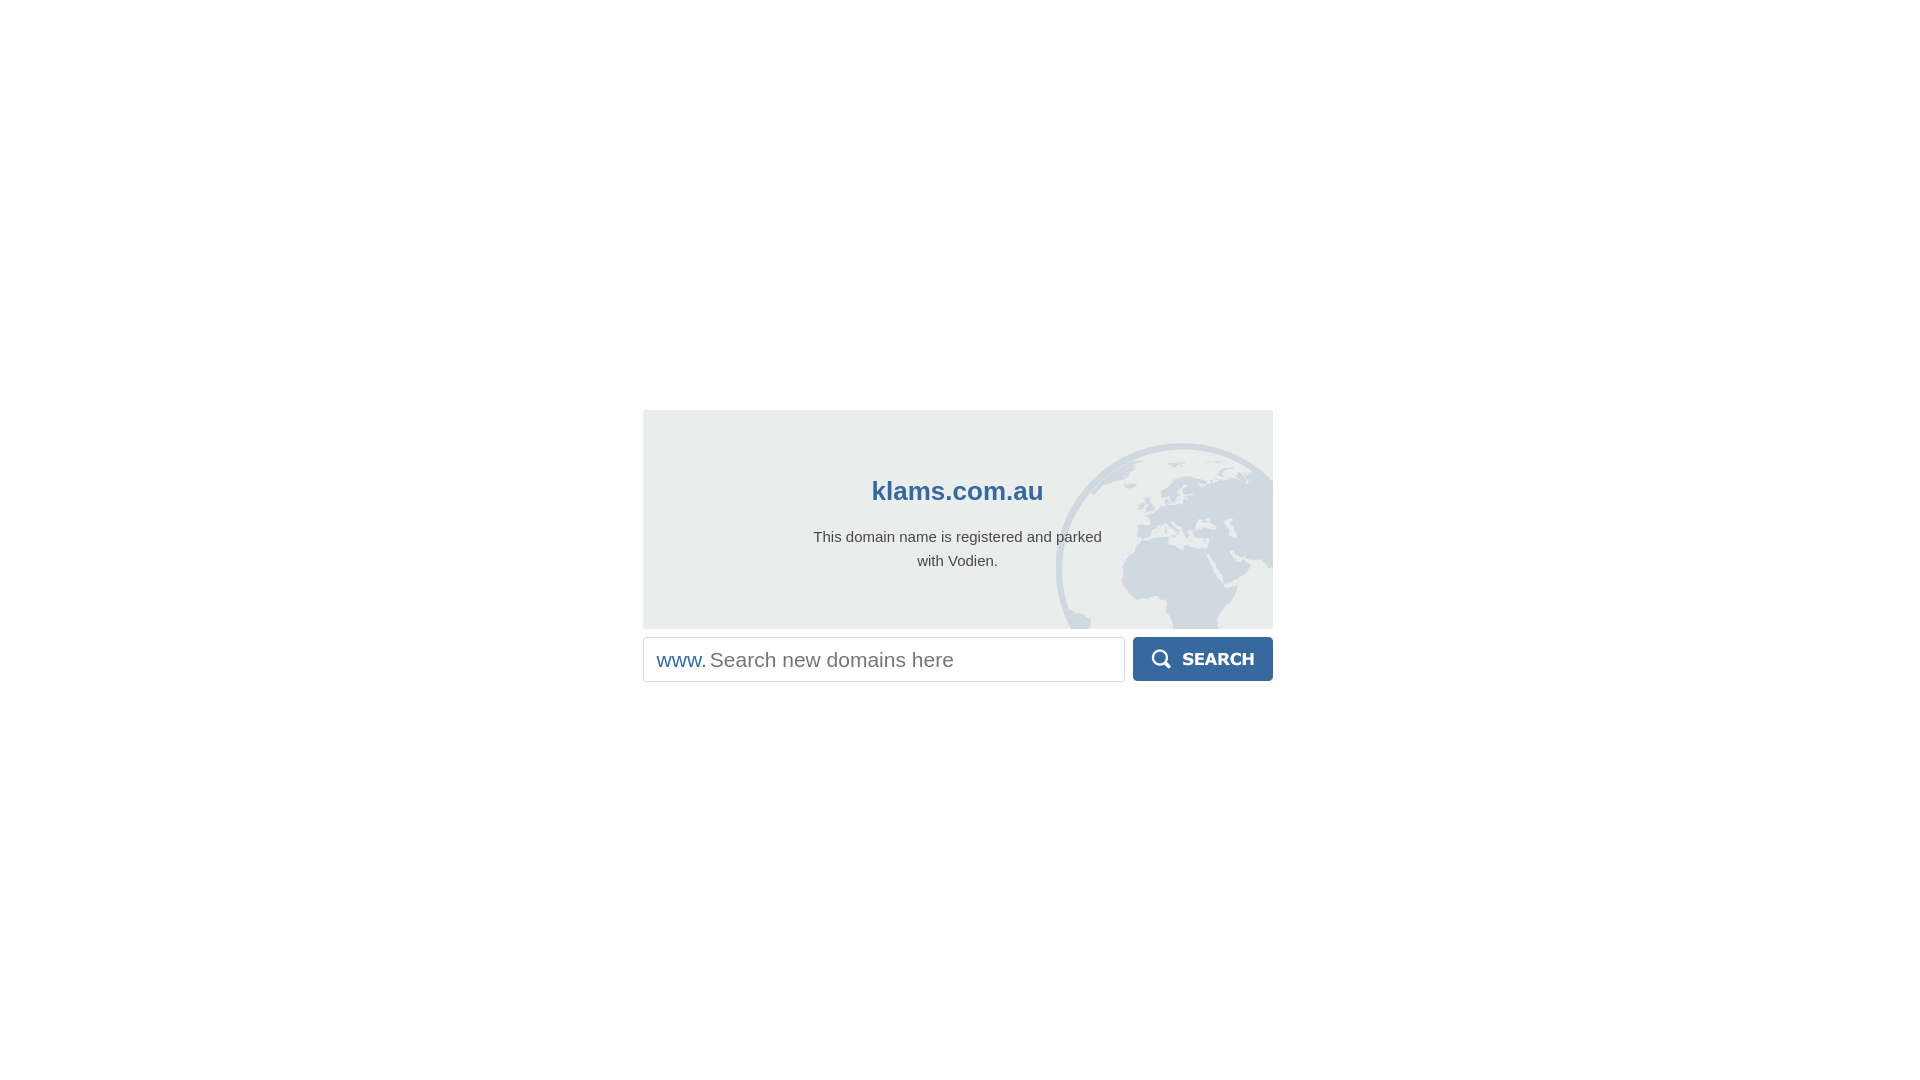 Image resolution: width=1920 pixels, height=1080 pixels. I want to click on 'Search', so click(1202, 659).